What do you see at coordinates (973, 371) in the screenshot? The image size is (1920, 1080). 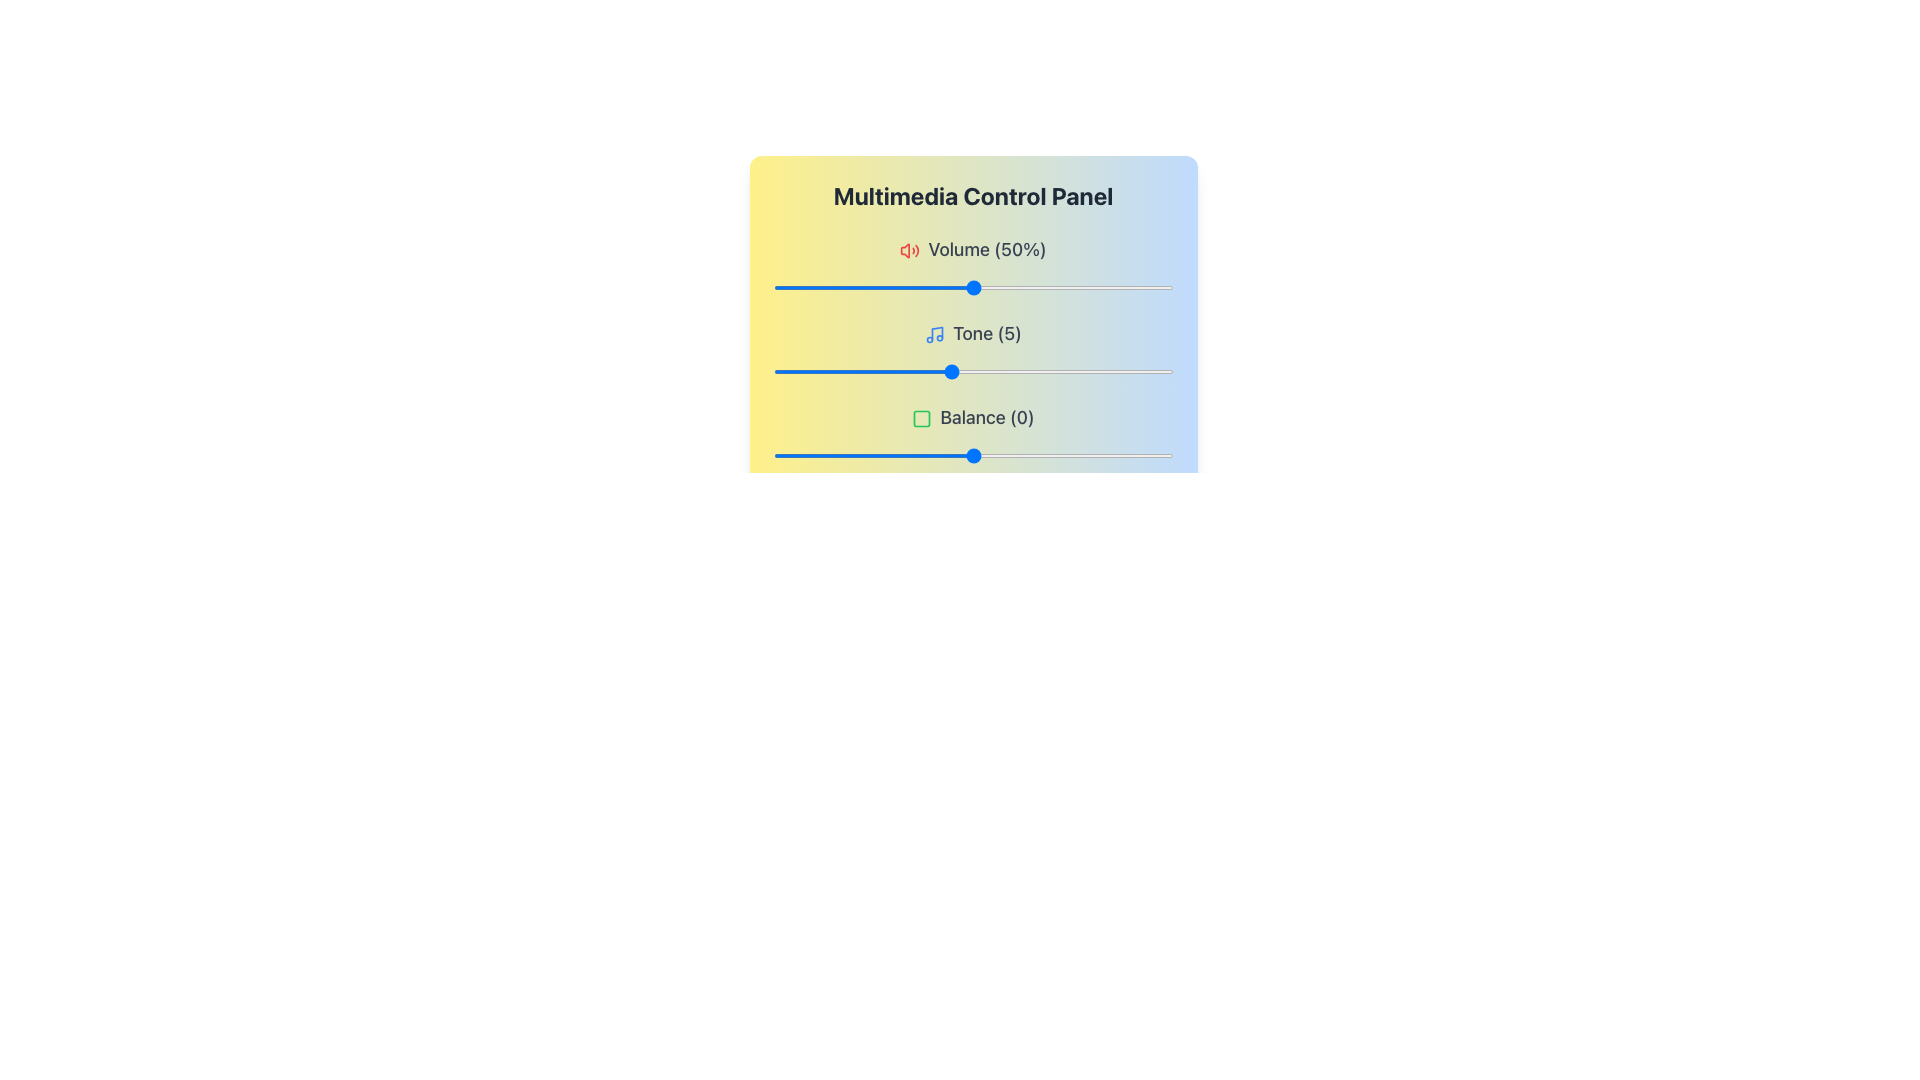 I see `the Range slider, which is a thin horizontal slider with a blue circular thumb, located below the 'Tone (5)' label and above the 'Balance' slider, to provide visual feedback` at bounding box center [973, 371].